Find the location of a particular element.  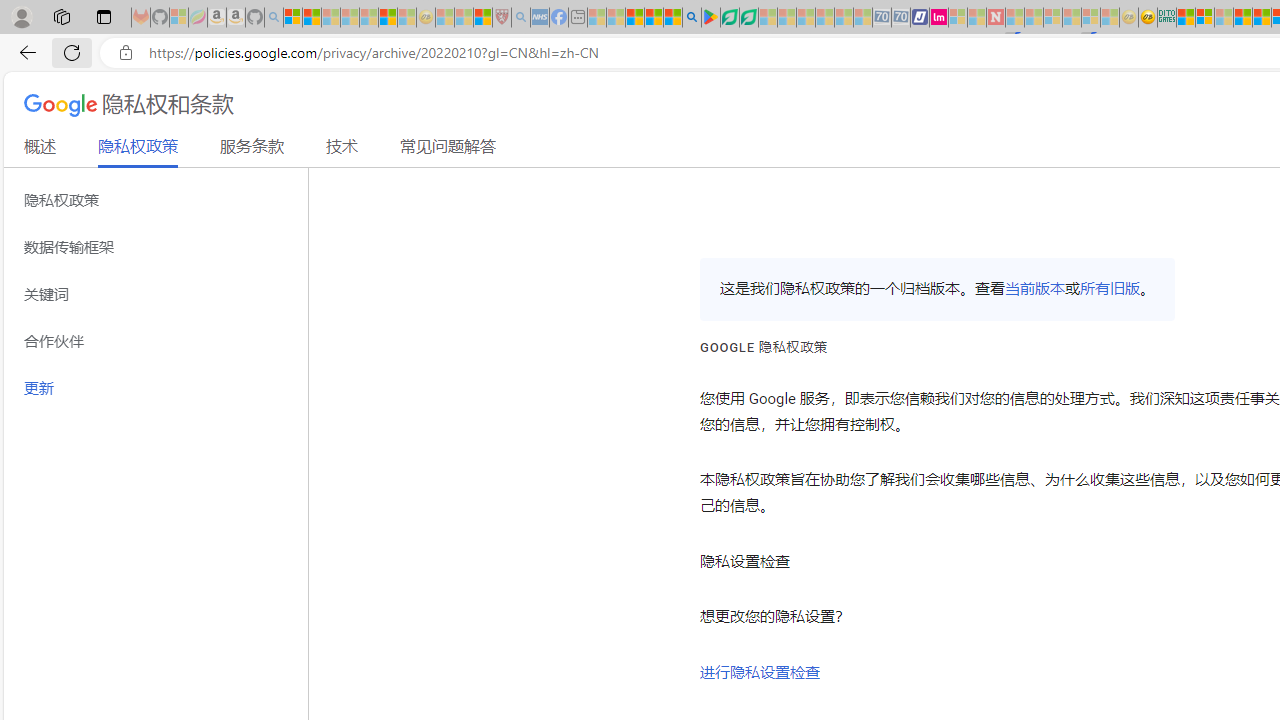

'Jobs - lastminute.com Investor Portal' is located at coordinates (938, 17).